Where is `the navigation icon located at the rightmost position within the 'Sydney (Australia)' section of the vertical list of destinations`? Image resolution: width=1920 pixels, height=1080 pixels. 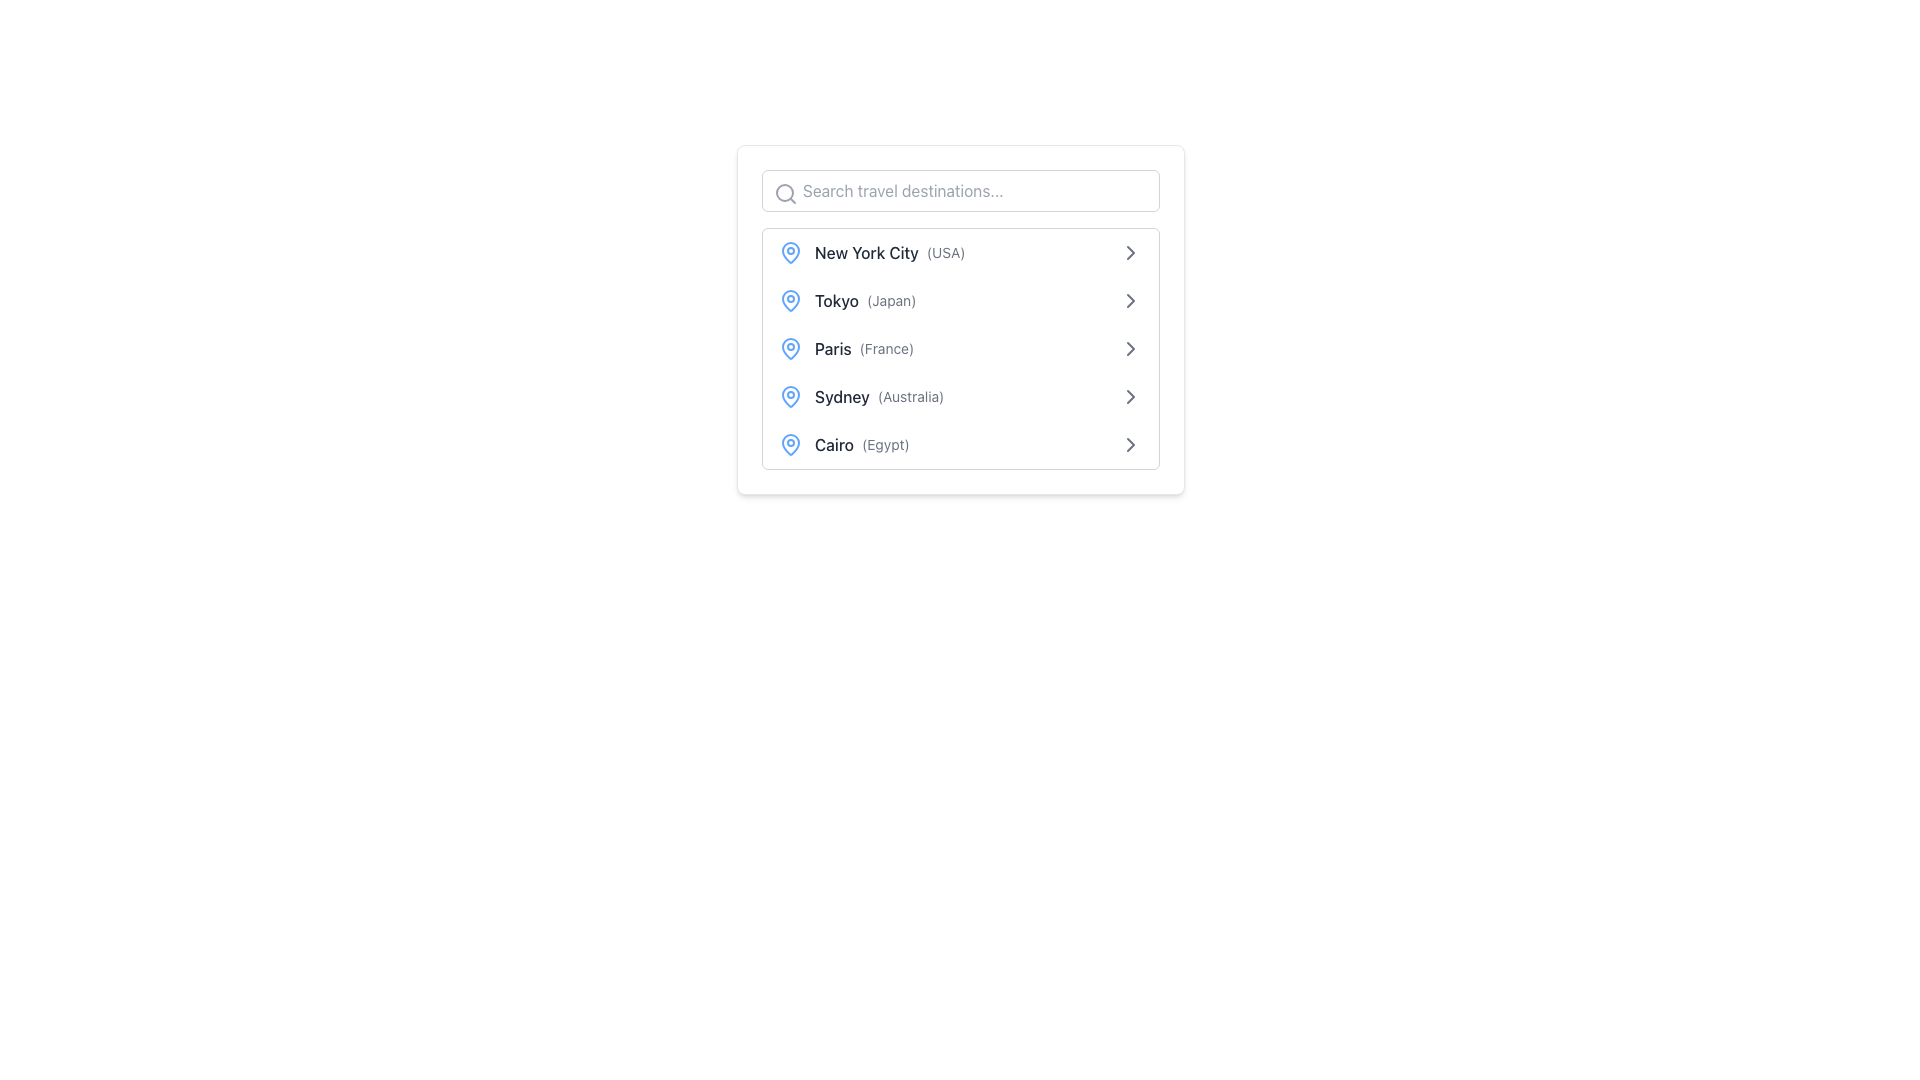 the navigation icon located at the rightmost position within the 'Sydney (Australia)' section of the vertical list of destinations is located at coordinates (1131, 397).